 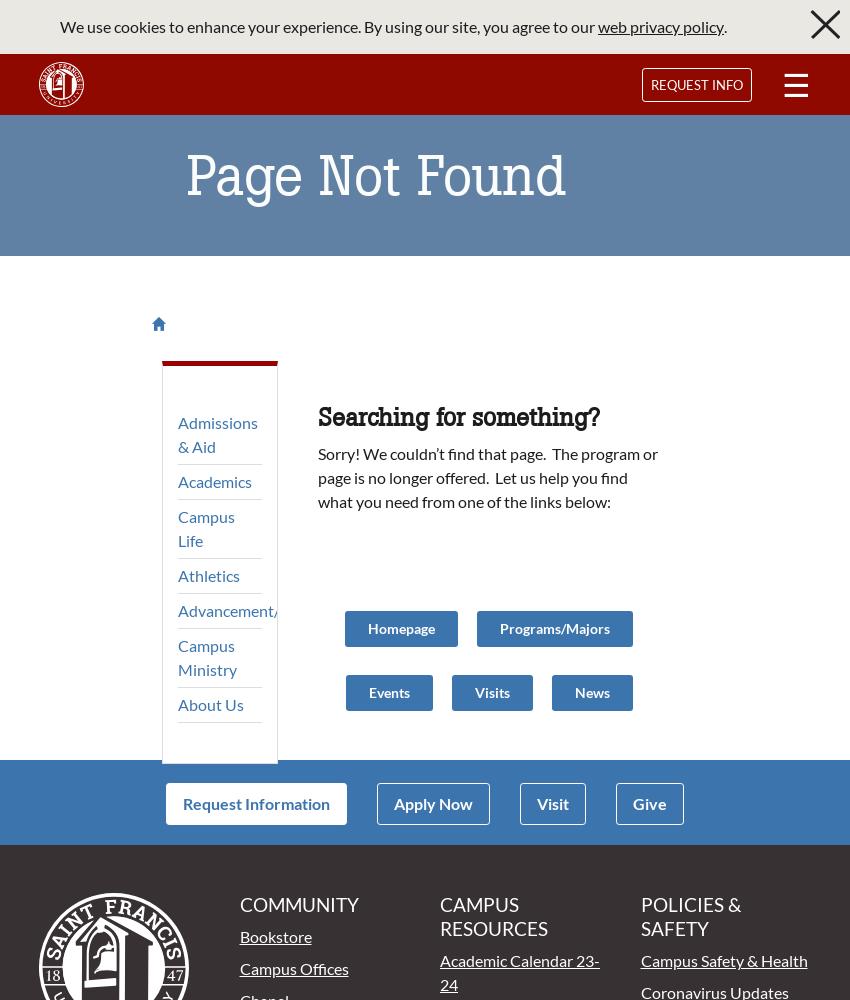 What do you see at coordinates (8, 11) in the screenshot?
I see `'___'` at bounding box center [8, 11].